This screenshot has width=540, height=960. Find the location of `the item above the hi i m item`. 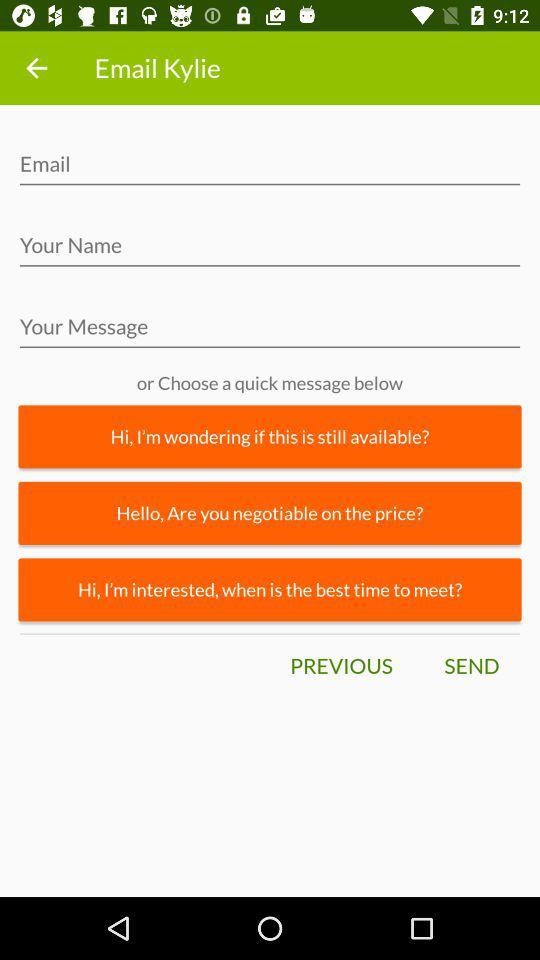

the item above the hi i m item is located at coordinates (270, 512).